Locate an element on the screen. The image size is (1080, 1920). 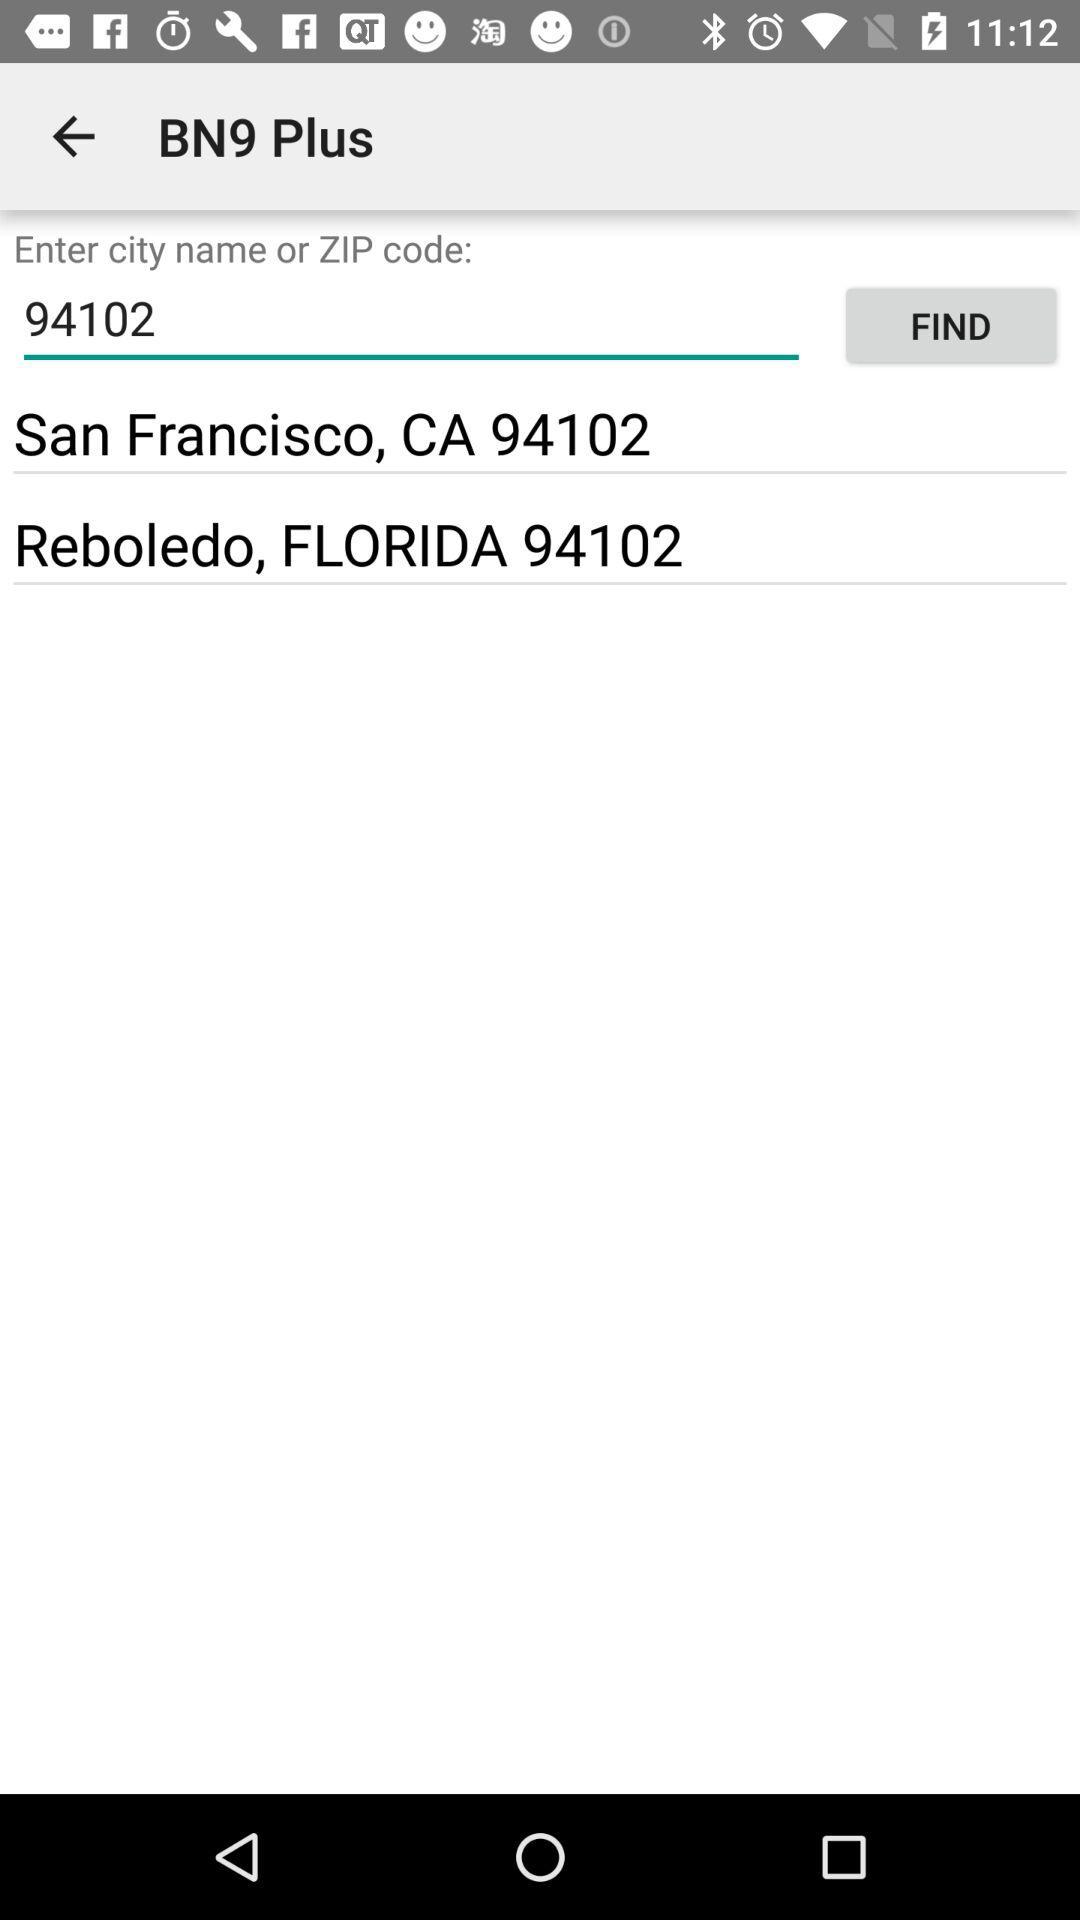
the icon above enter city name icon is located at coordinates (72, 135).